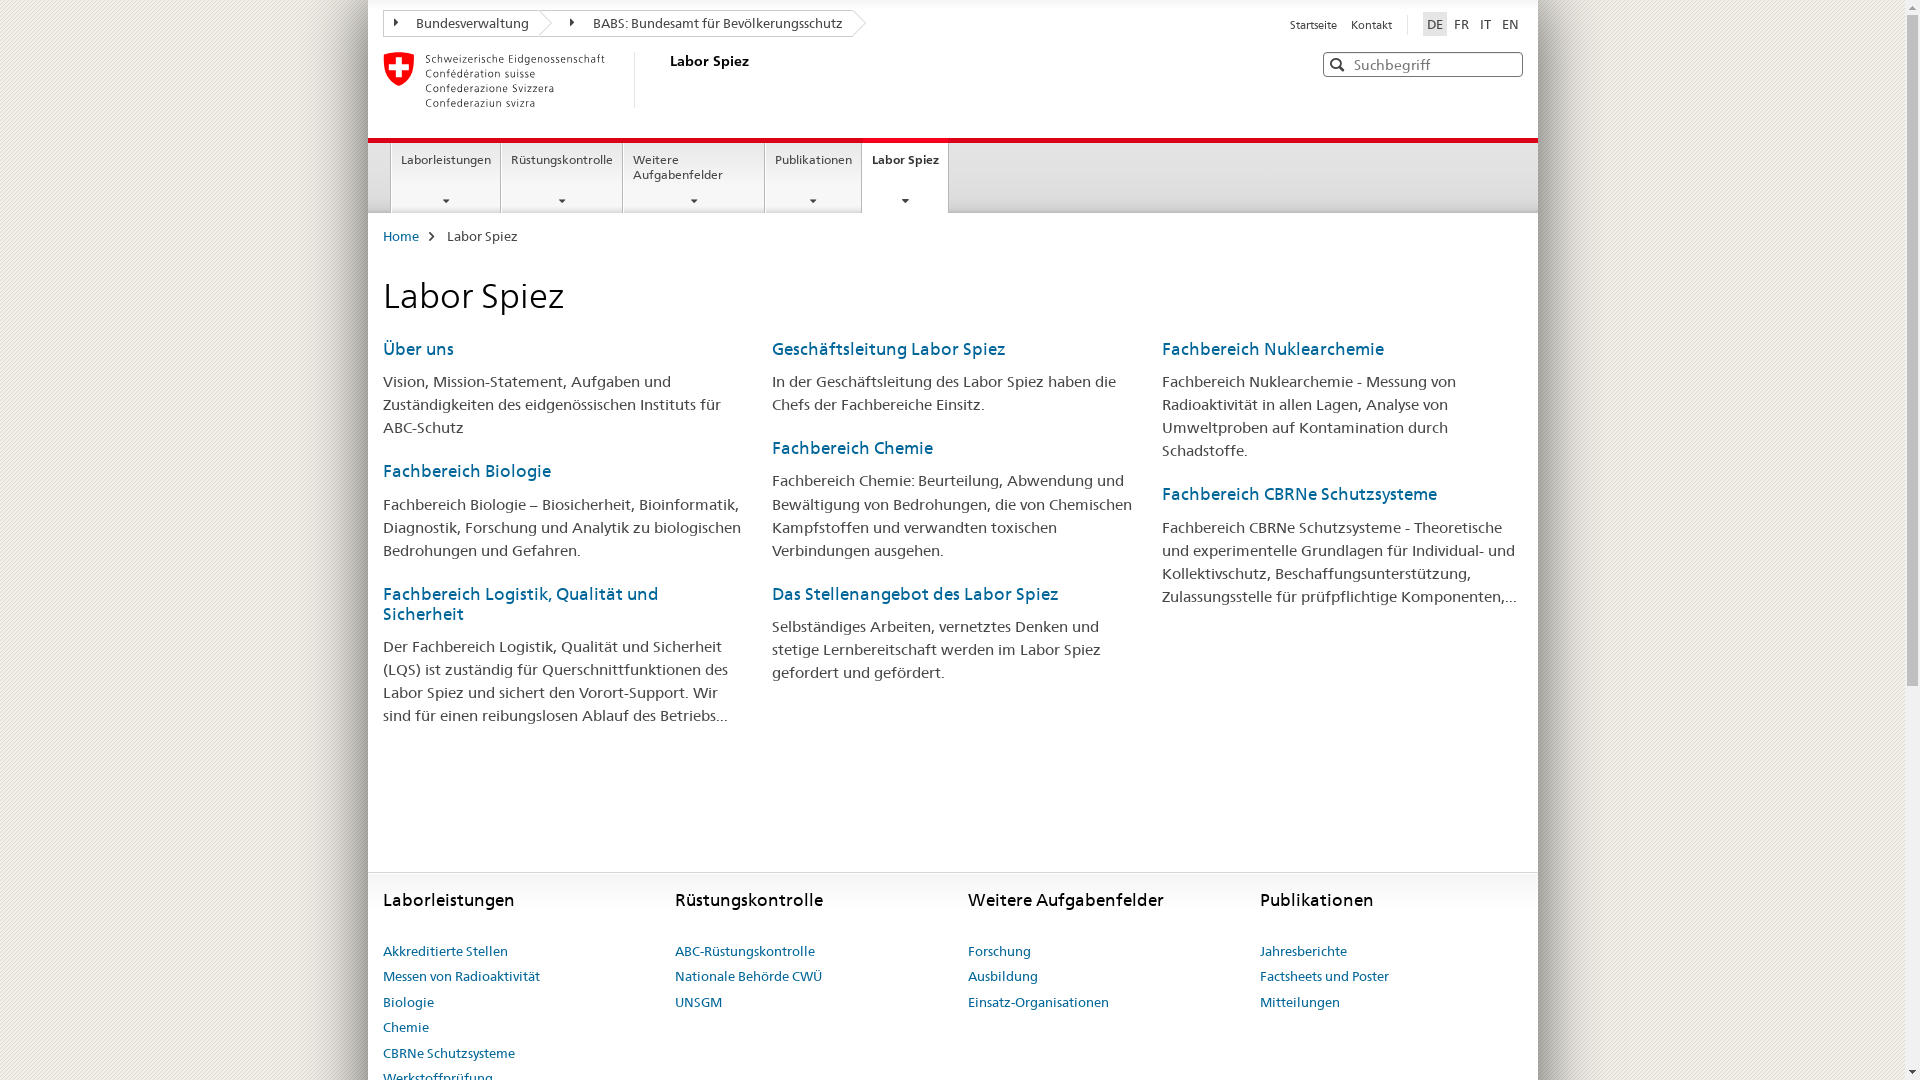  What do you see at coordinates (1433, 23) in the screenshot?
I see `'DE` at bounding box center [1433, 23].